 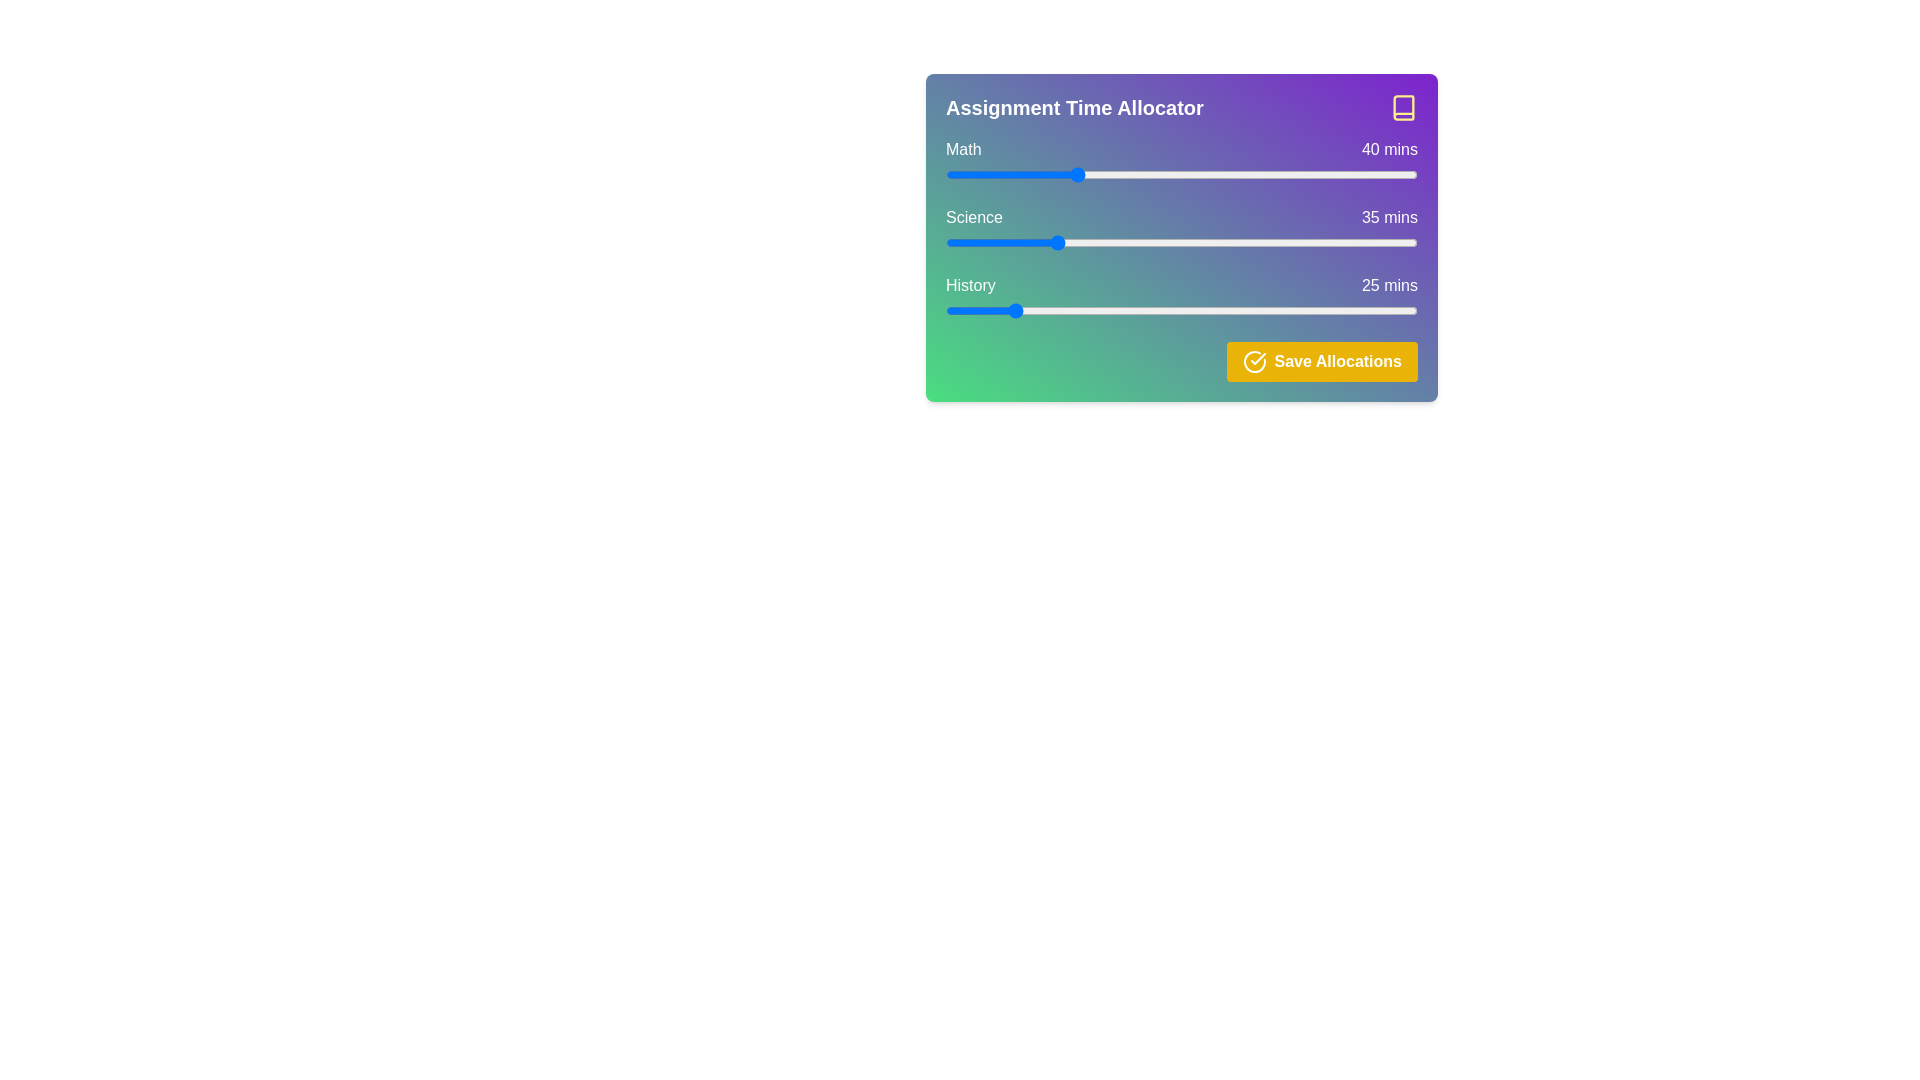 What do you see at coordinates (1378, 311) in the screenshot?
I see `history time allocation` at bounding box center [1378, 311].